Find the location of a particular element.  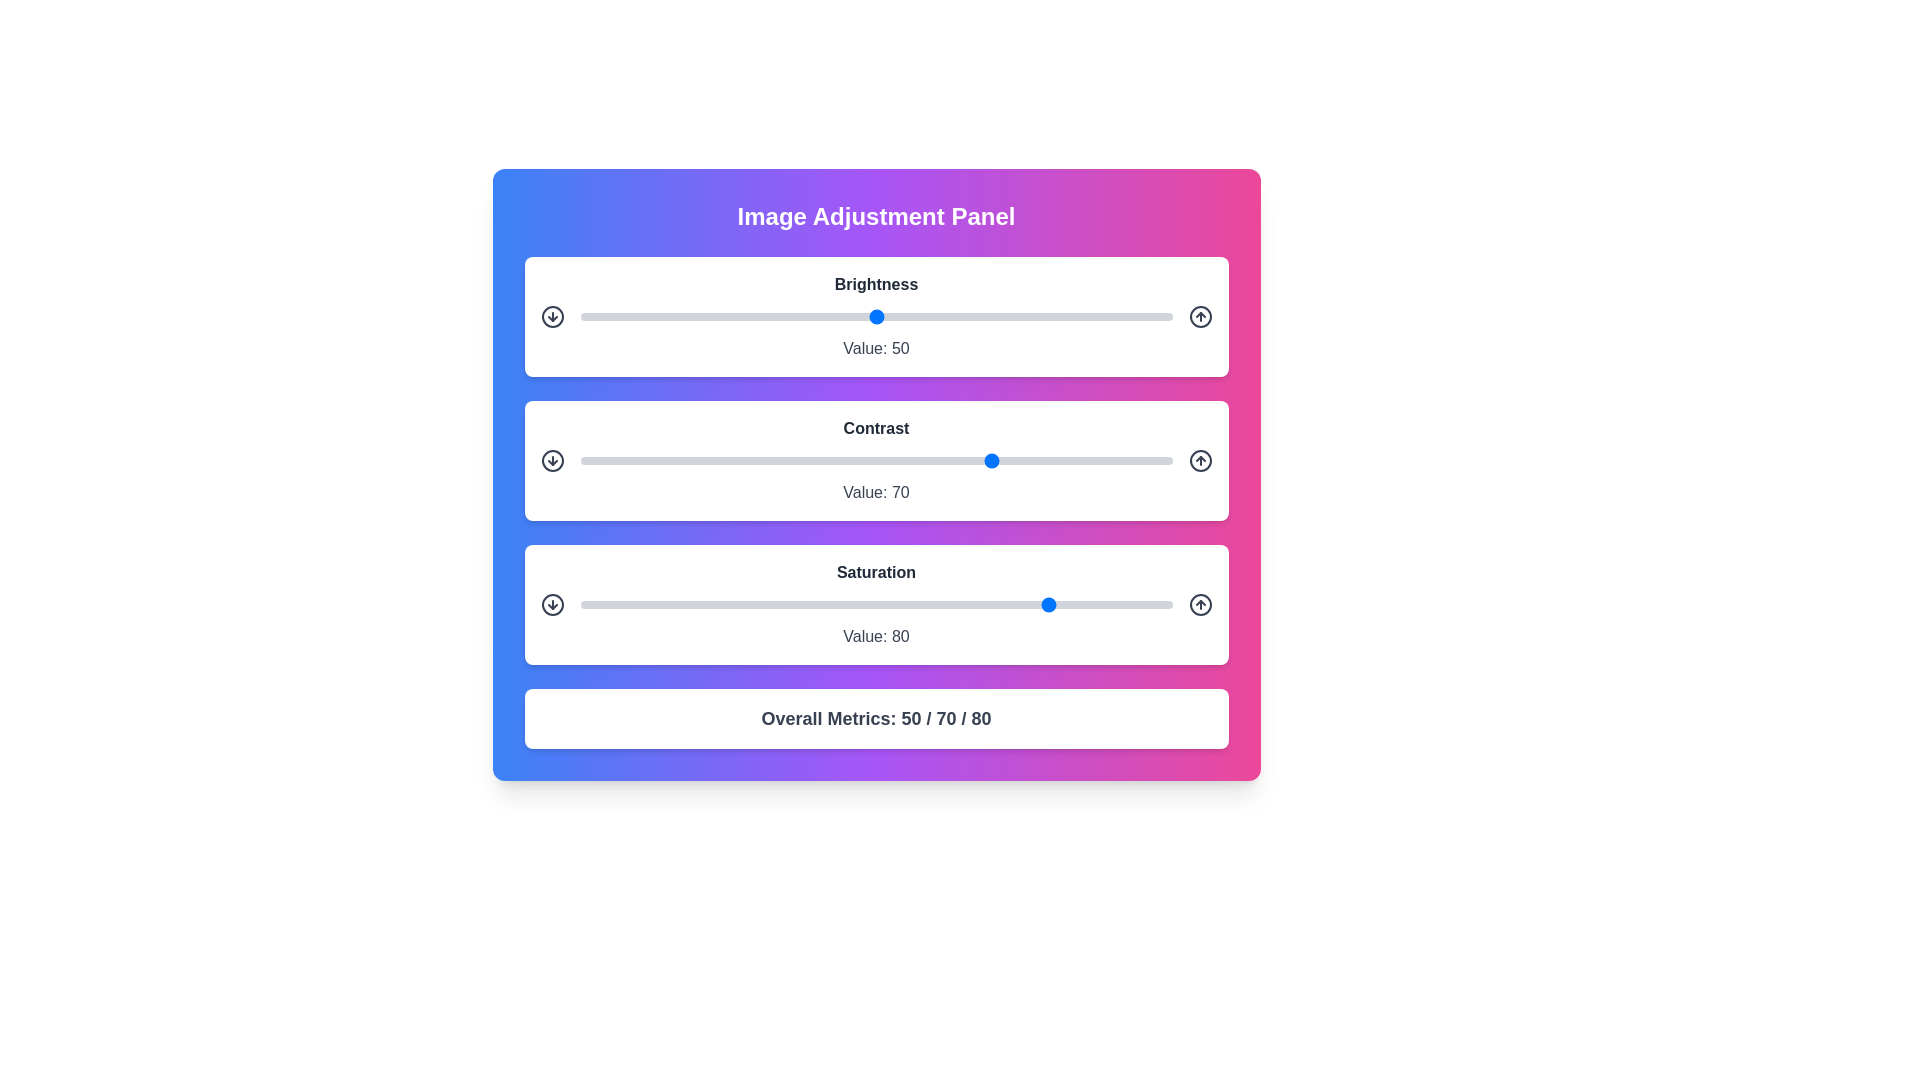

saturation is located at coordinates (922, 604).